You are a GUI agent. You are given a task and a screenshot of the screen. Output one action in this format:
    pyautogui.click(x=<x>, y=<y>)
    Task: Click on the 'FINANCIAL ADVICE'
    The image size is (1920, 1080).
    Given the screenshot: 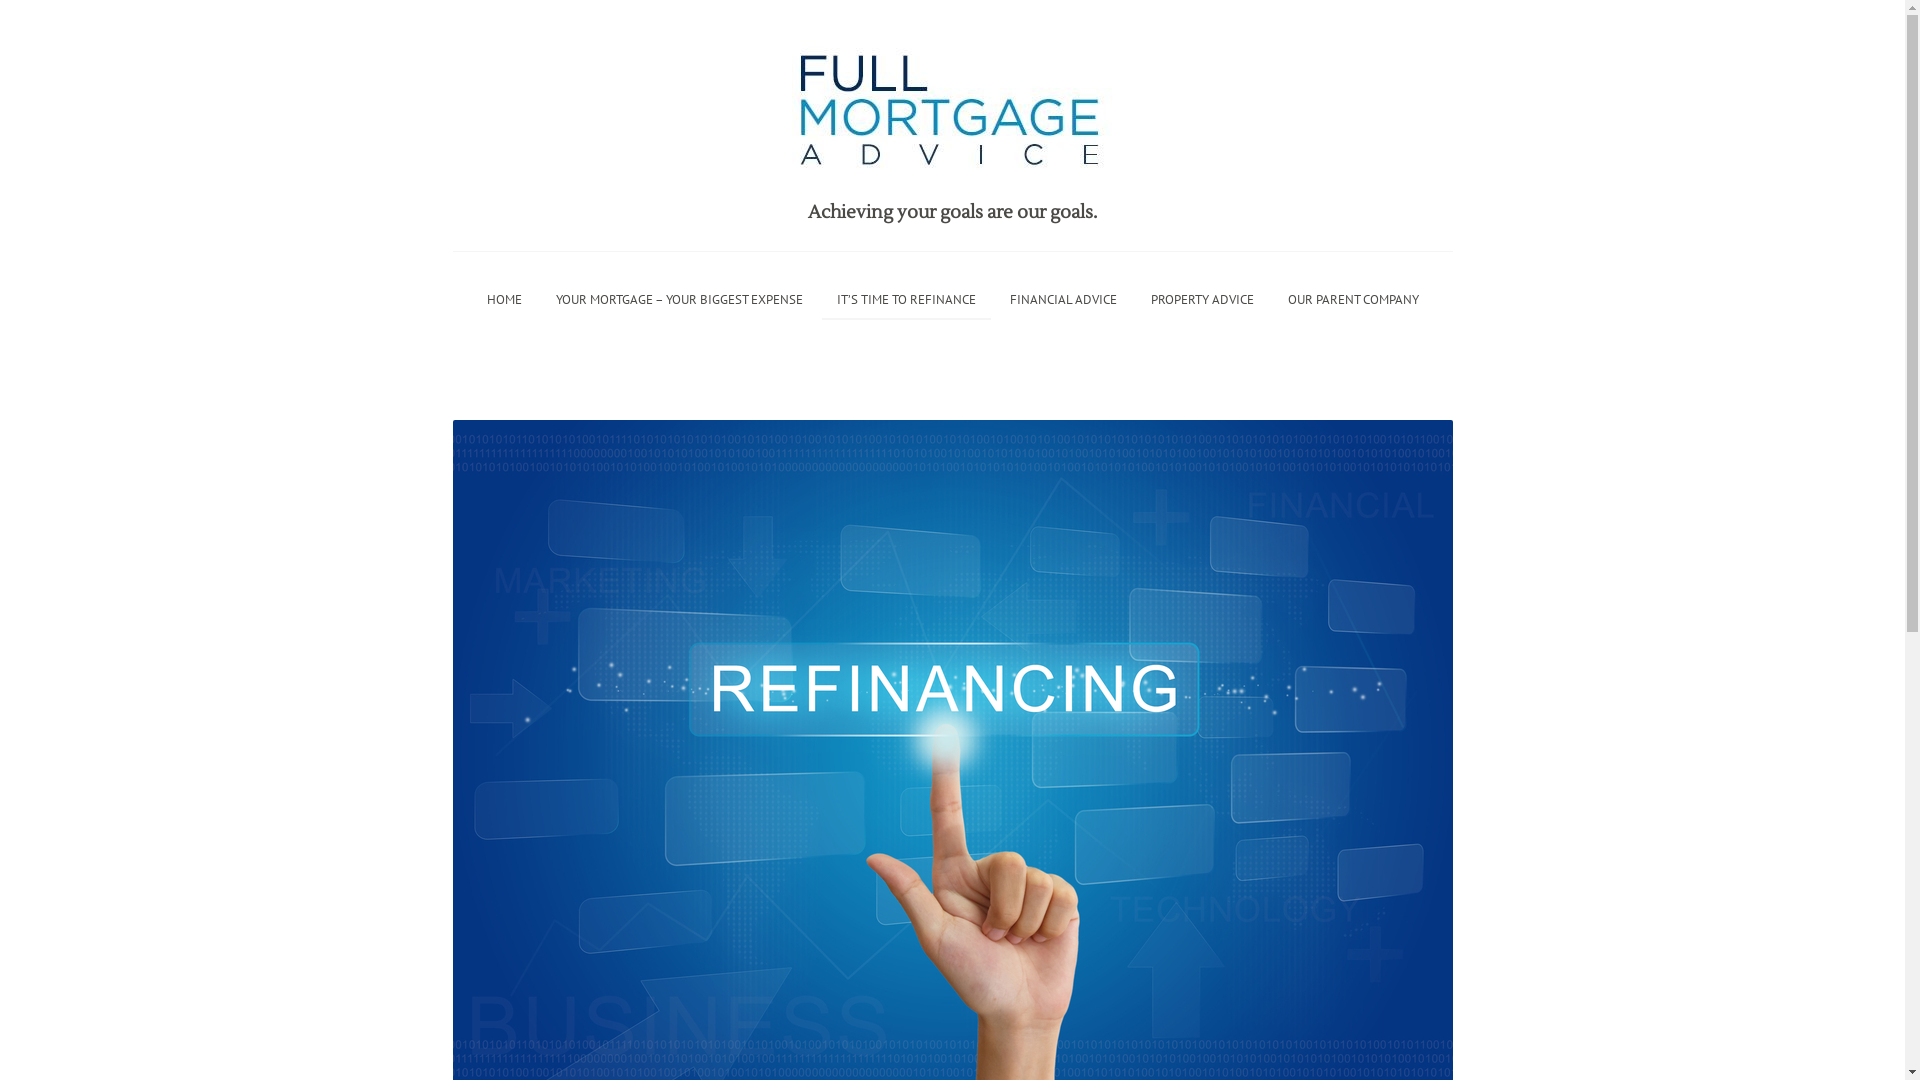 What is the action you would take?
    pyautogui.click(x=1061, y=298)
    